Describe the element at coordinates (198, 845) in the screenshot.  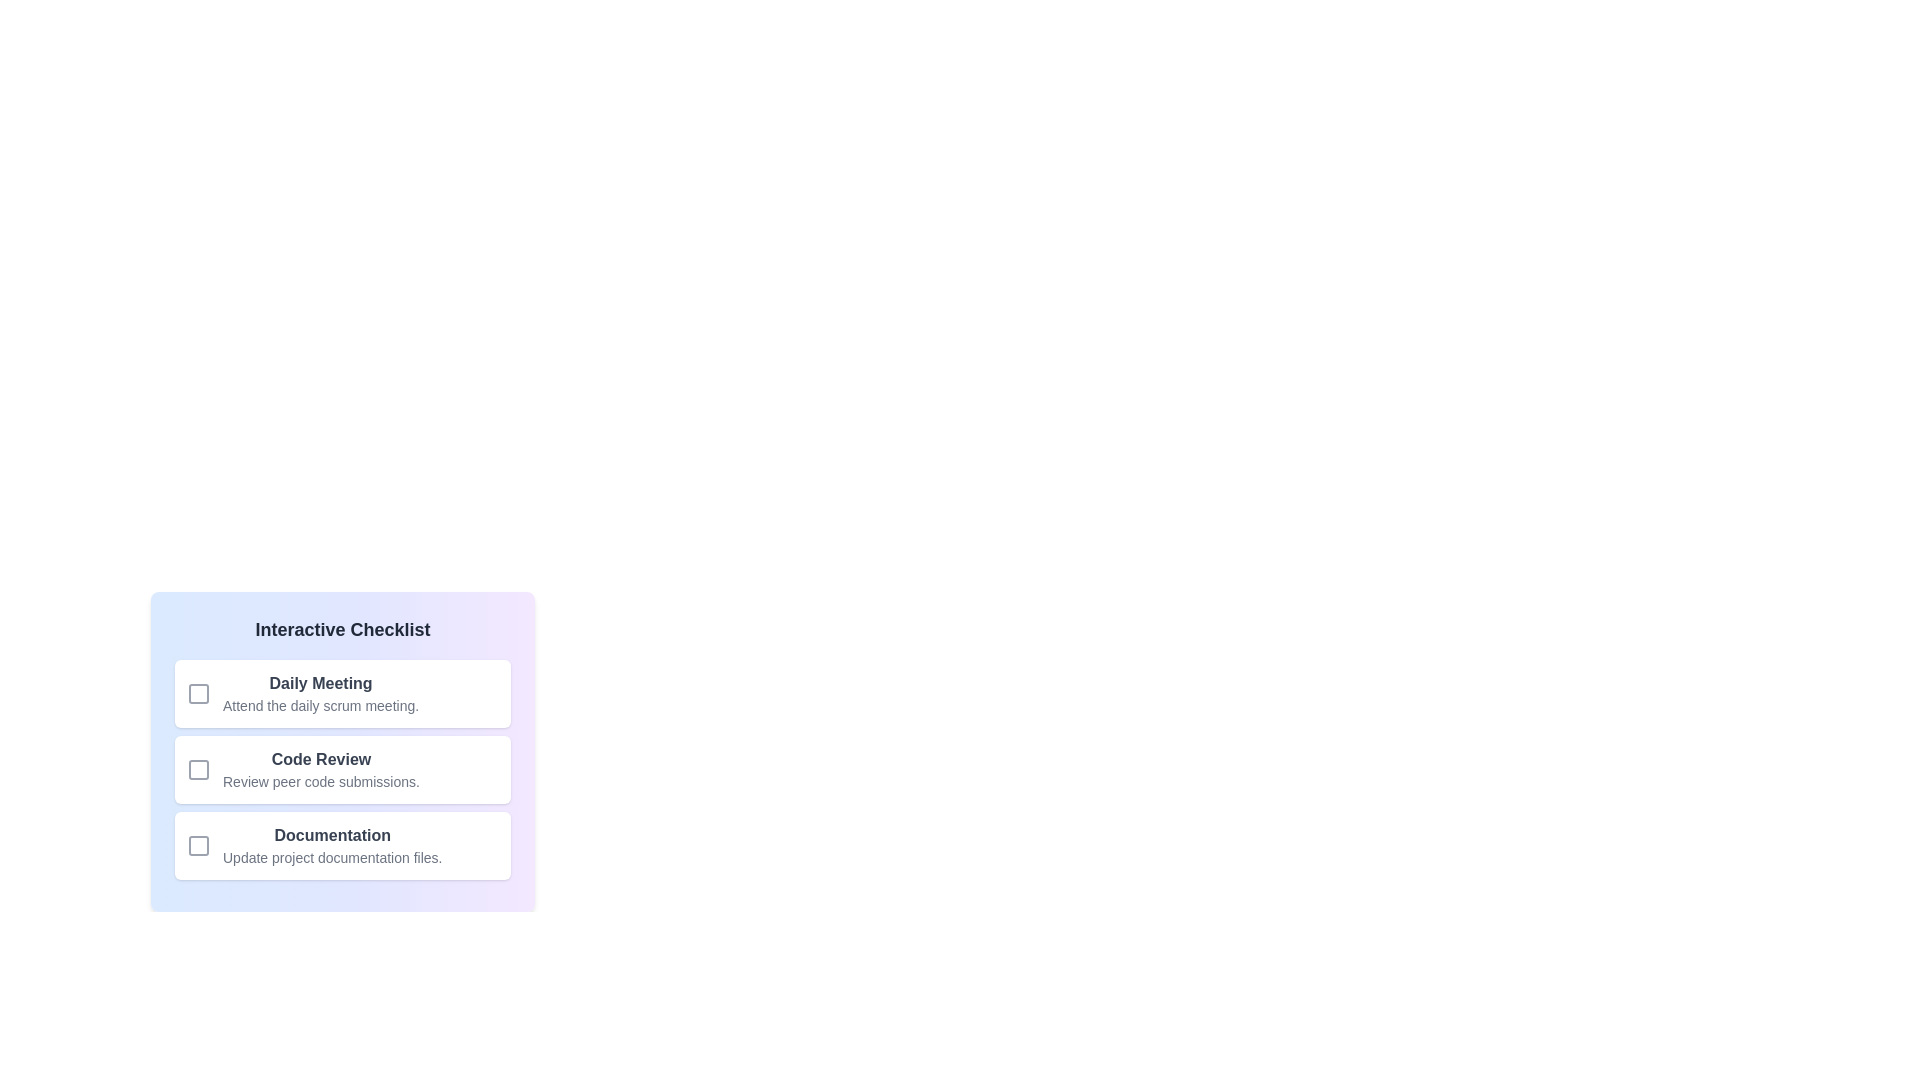
I see `the checkbox located to the left of the label 'Documentation' within the third entry of the checklist` at that location.